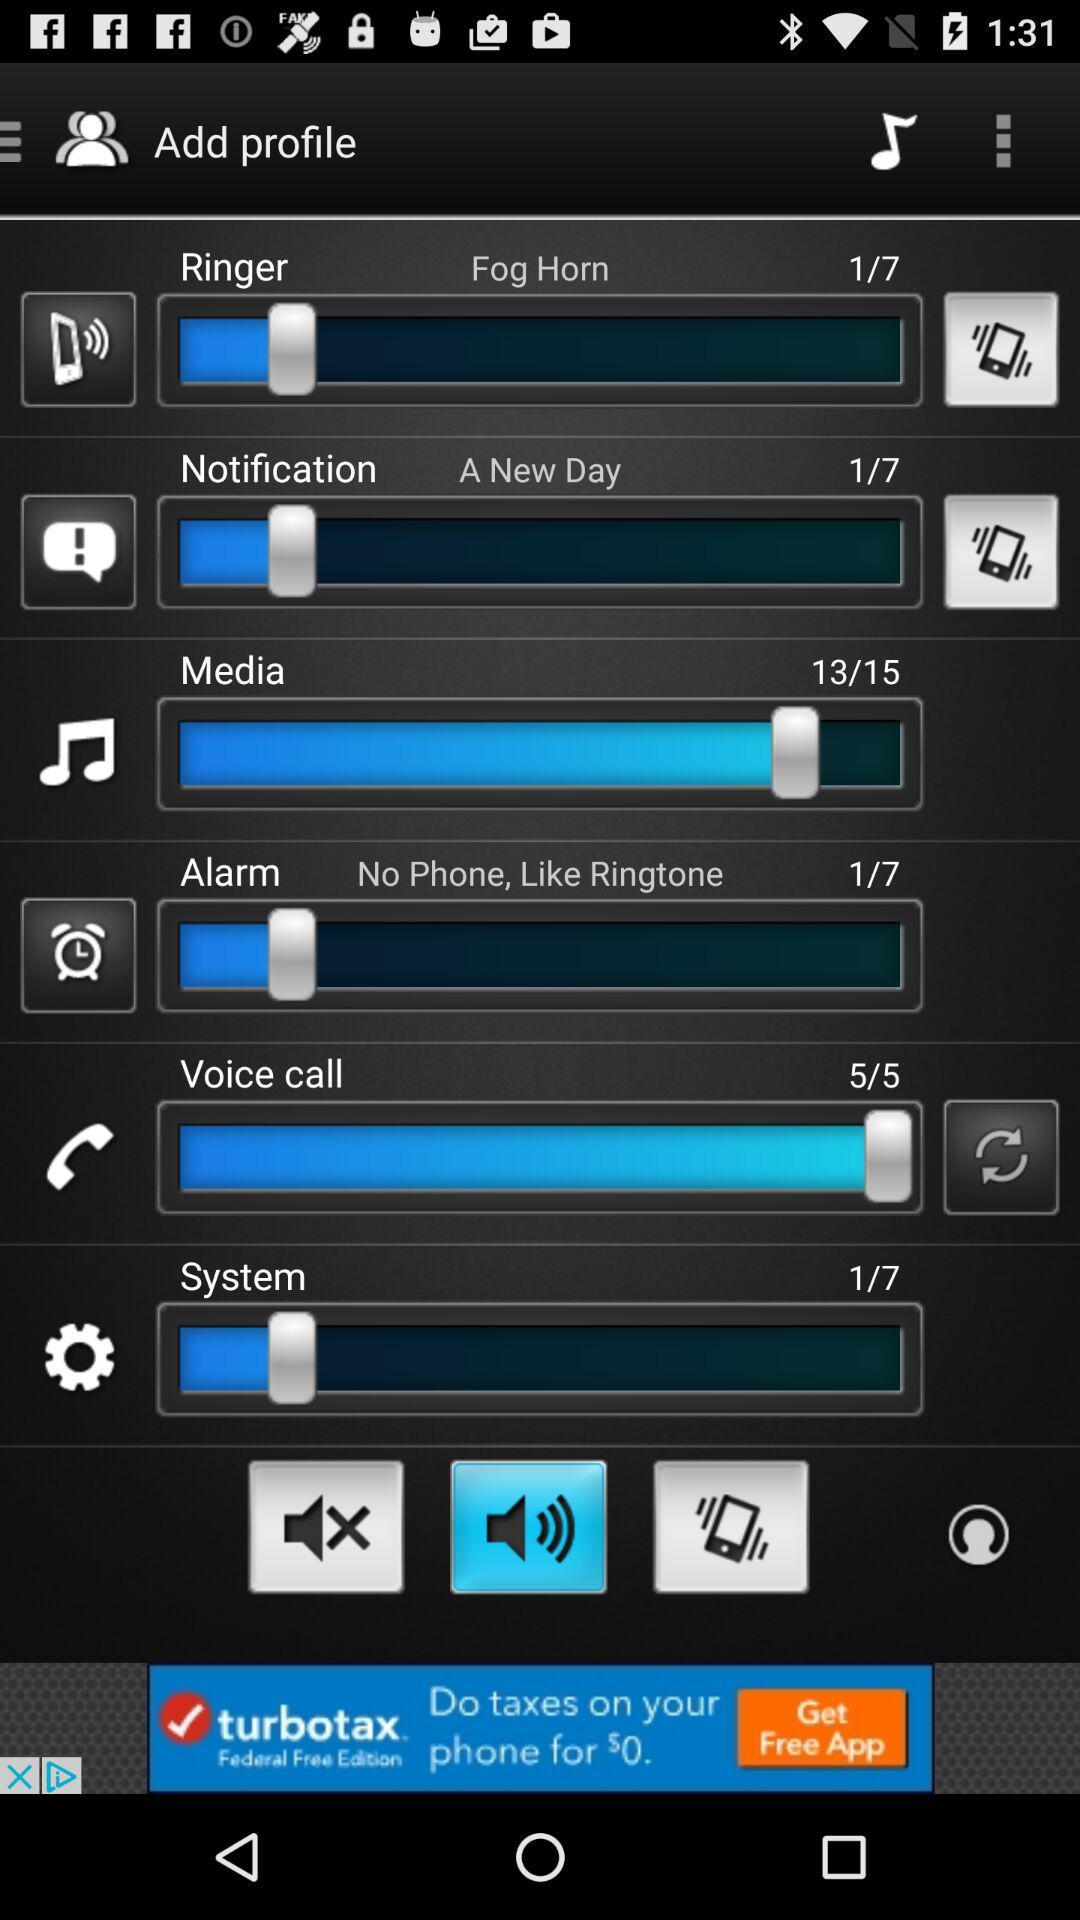 The image size is (1080, 1920). I want to click on the call icon, so click(77, 1237).